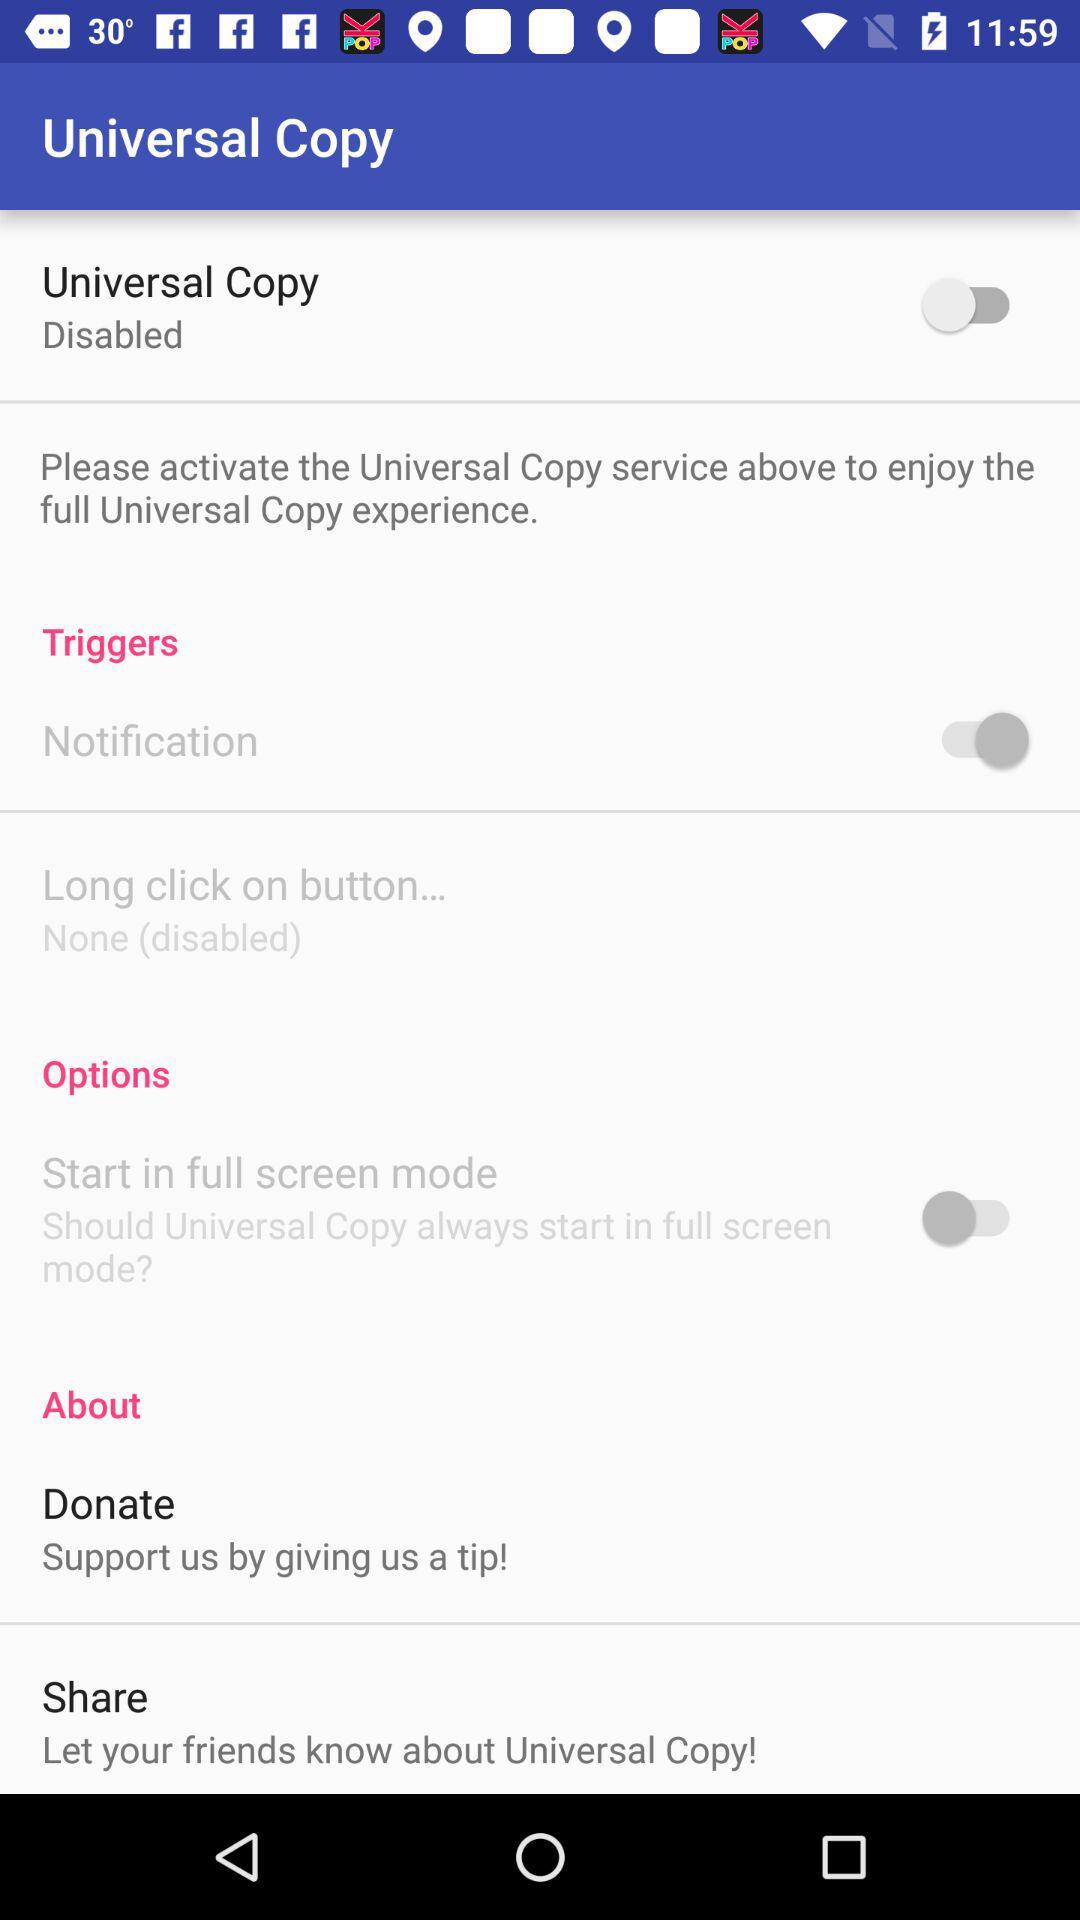 The image size is (1080, 1920). What do you see at coordinates (974, 303) in the screenshot?
I see `activate universal copy` at bounding box center [974, 303].